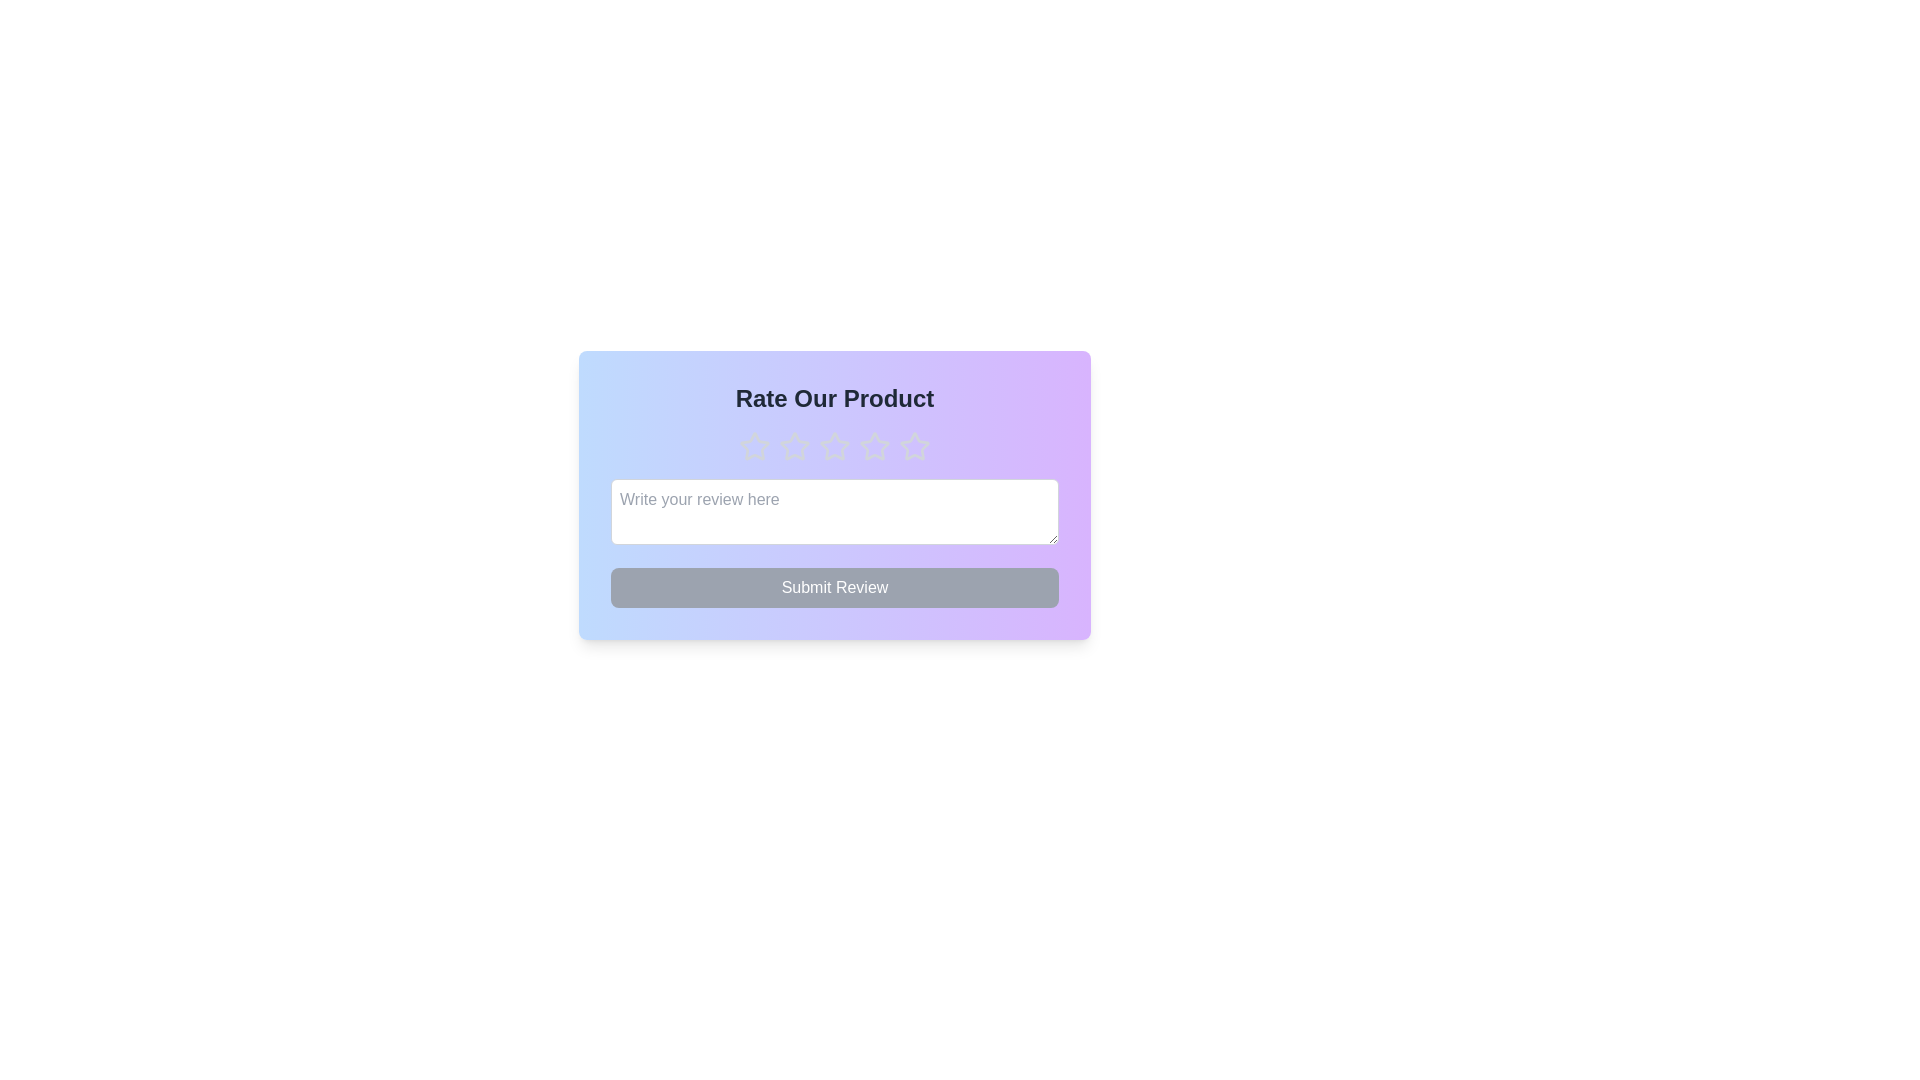 The image size is (1920, 1080). I want to click on the star corresponding to the desired rating of 4, so click(874, 446).